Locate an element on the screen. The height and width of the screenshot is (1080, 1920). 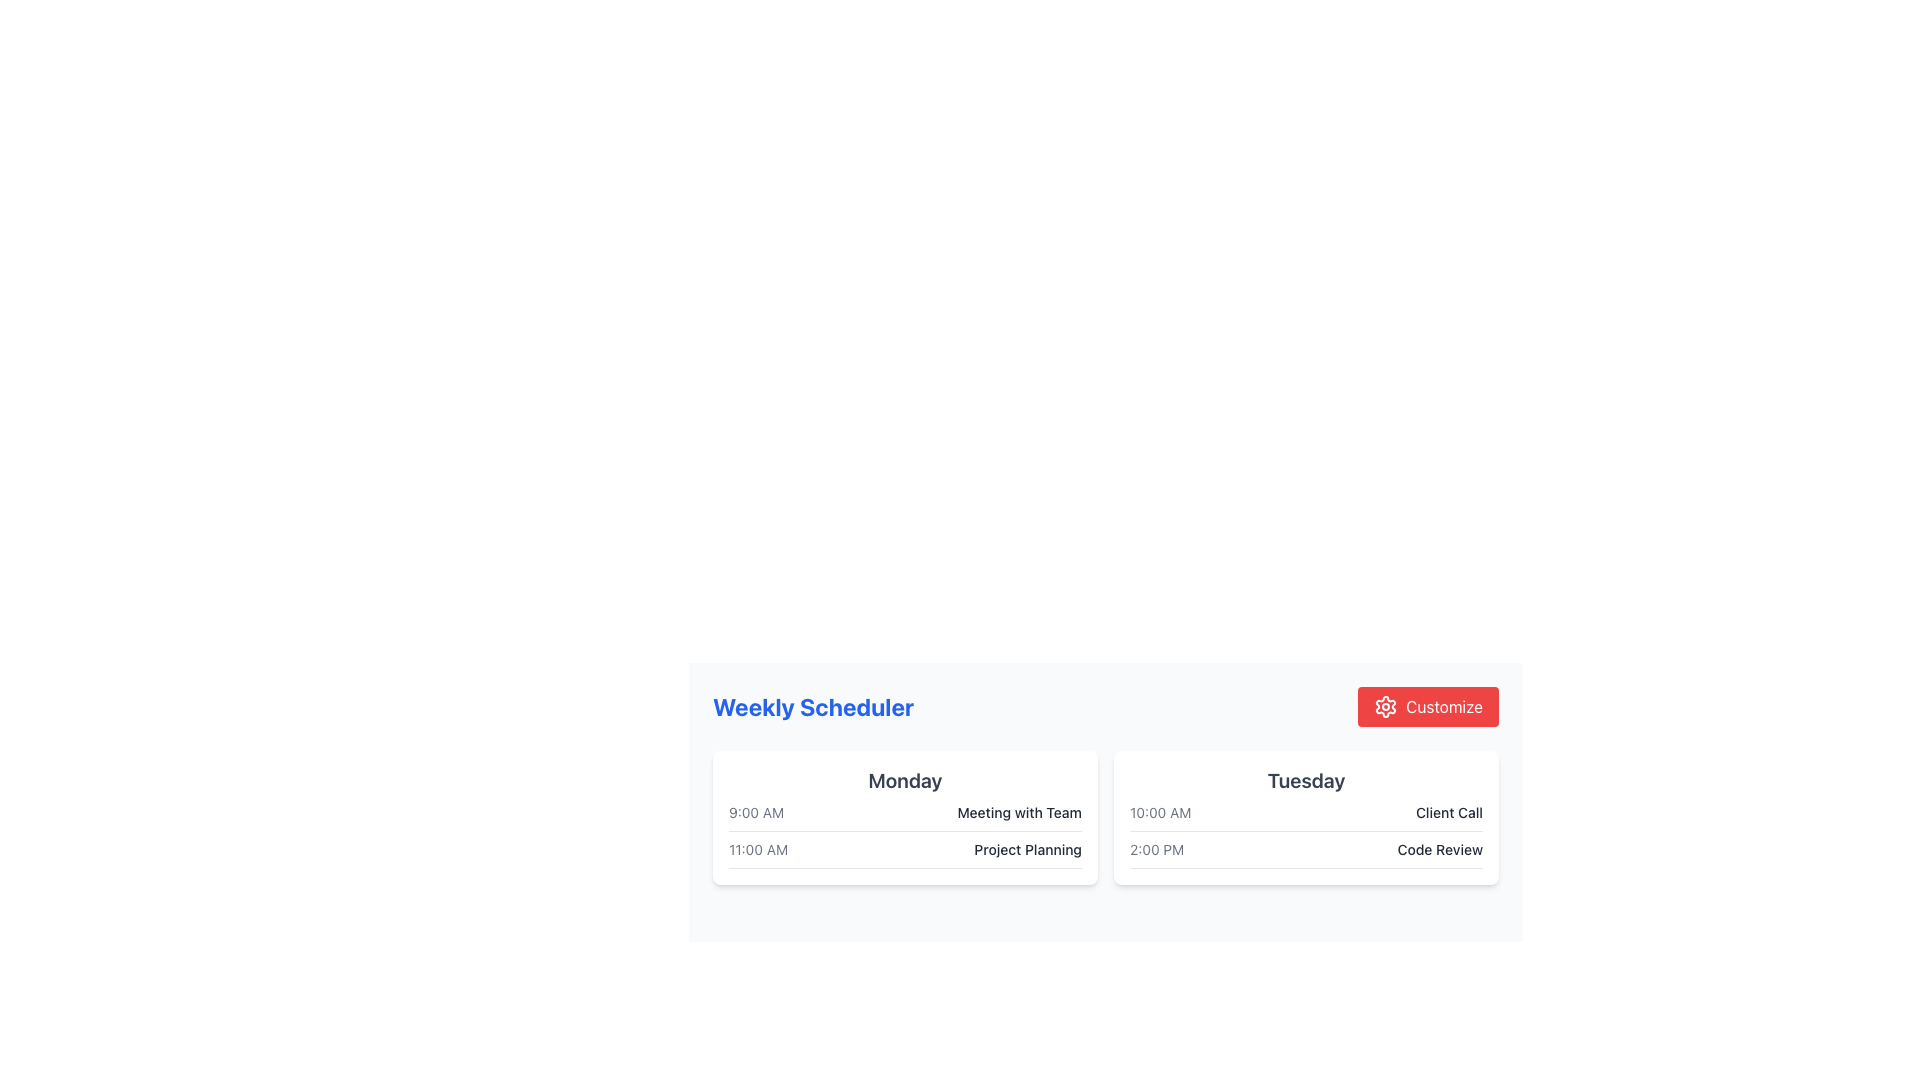
the text label displaying 'Monday' styled in a bold, large font with a dark gray color, located at the top of a white rectangular card in the weekly scheduler interface is located at coordinates (904, 779).